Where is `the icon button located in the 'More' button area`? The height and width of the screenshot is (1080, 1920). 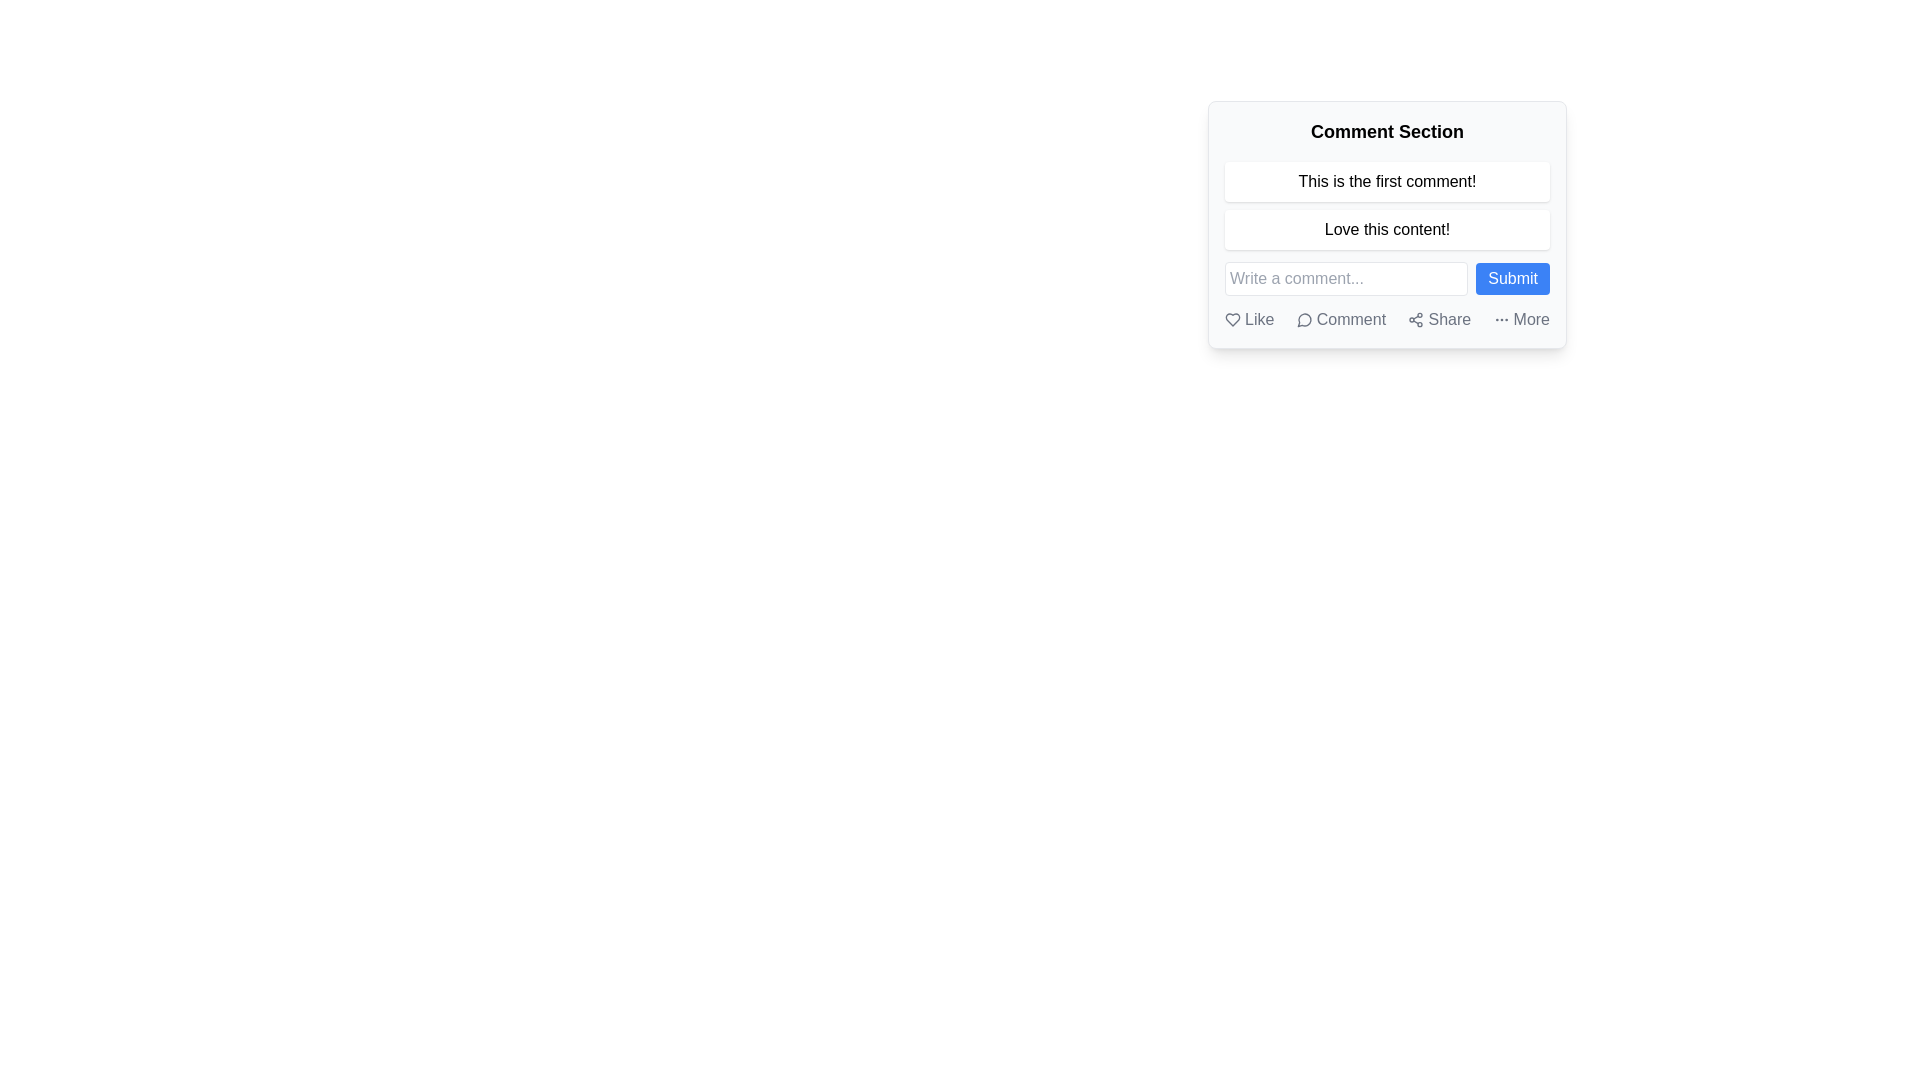
the icon button located in the 'More' button area is located at coordinates (1501, 319).